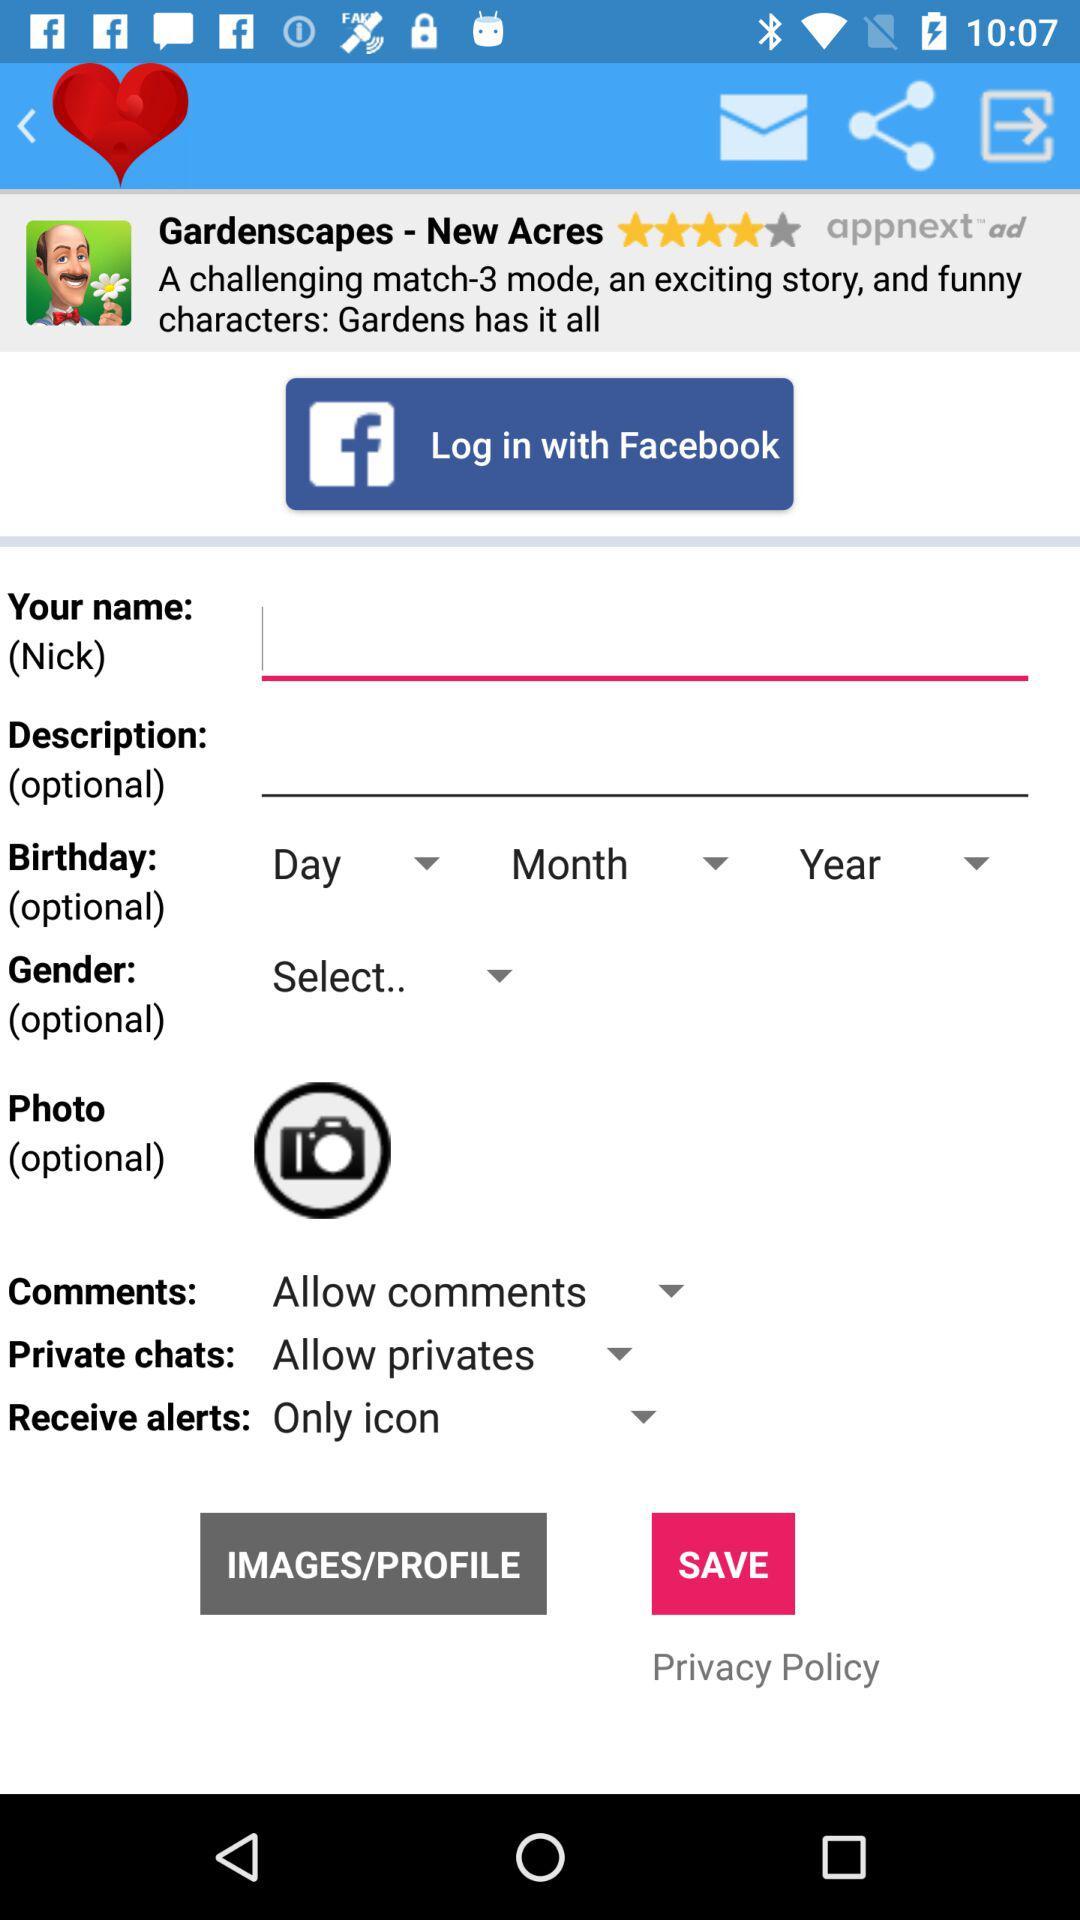 The width and height of the screenshot is (1080, 1920). I want to click on the launch icon, so click(1017, 124).